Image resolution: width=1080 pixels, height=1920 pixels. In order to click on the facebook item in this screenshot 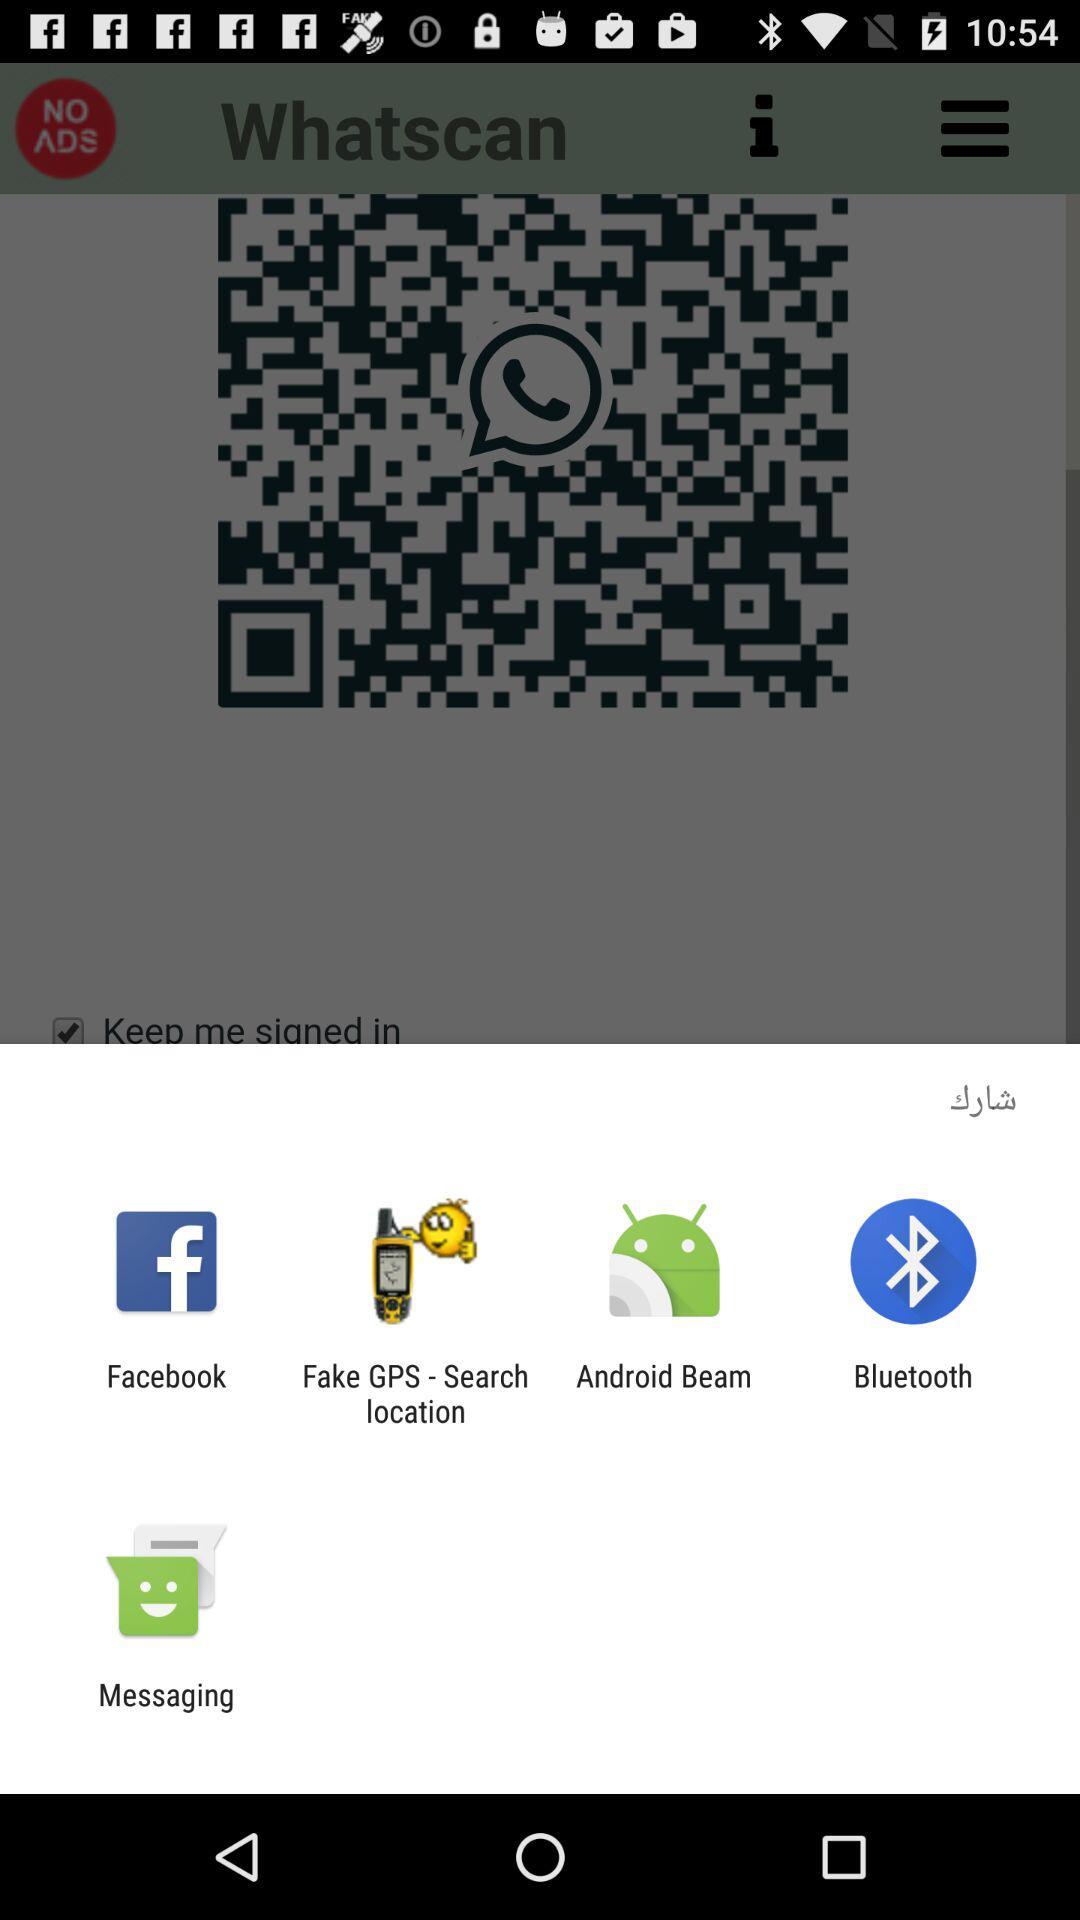, I will do `click(165, 1392)`.